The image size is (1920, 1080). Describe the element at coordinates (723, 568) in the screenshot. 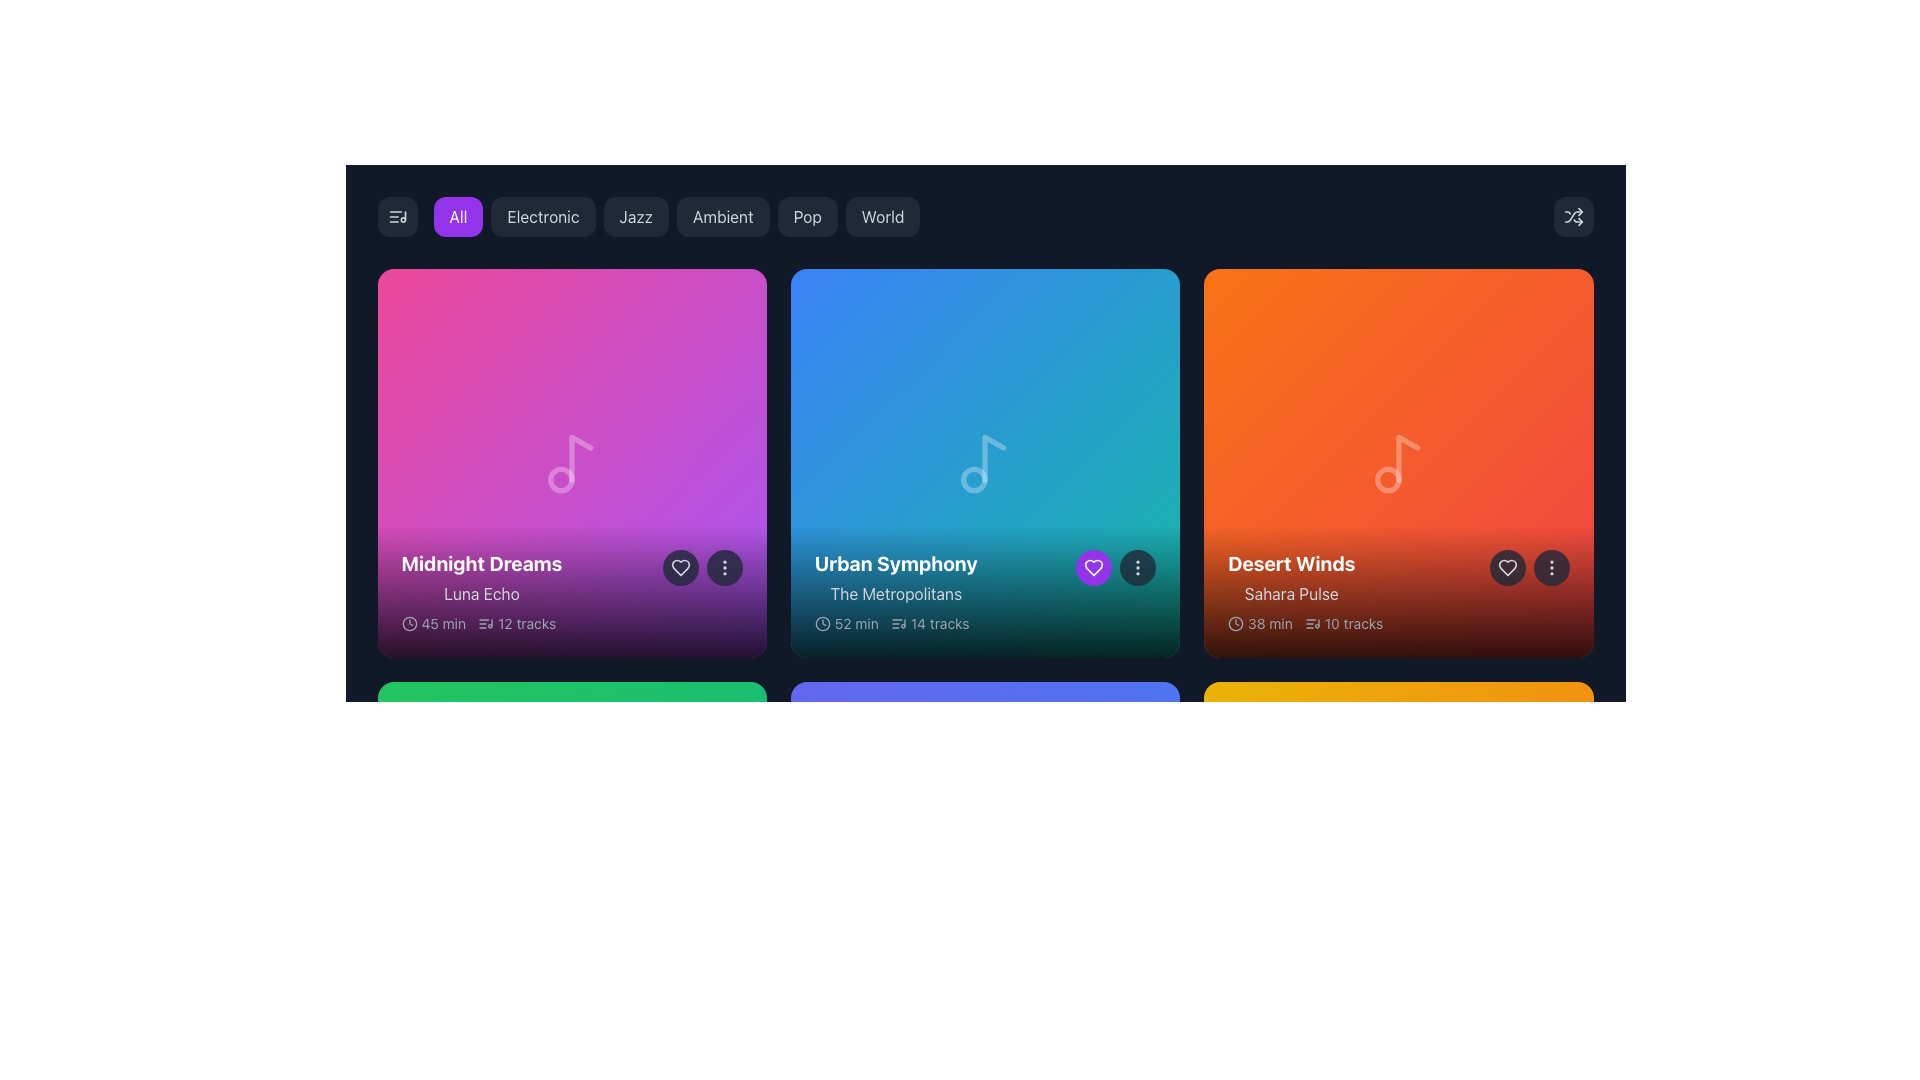

I see `the ellipsis icon button located at the bottom-right corner of the 'Midnight Dreams' content card` at that location.